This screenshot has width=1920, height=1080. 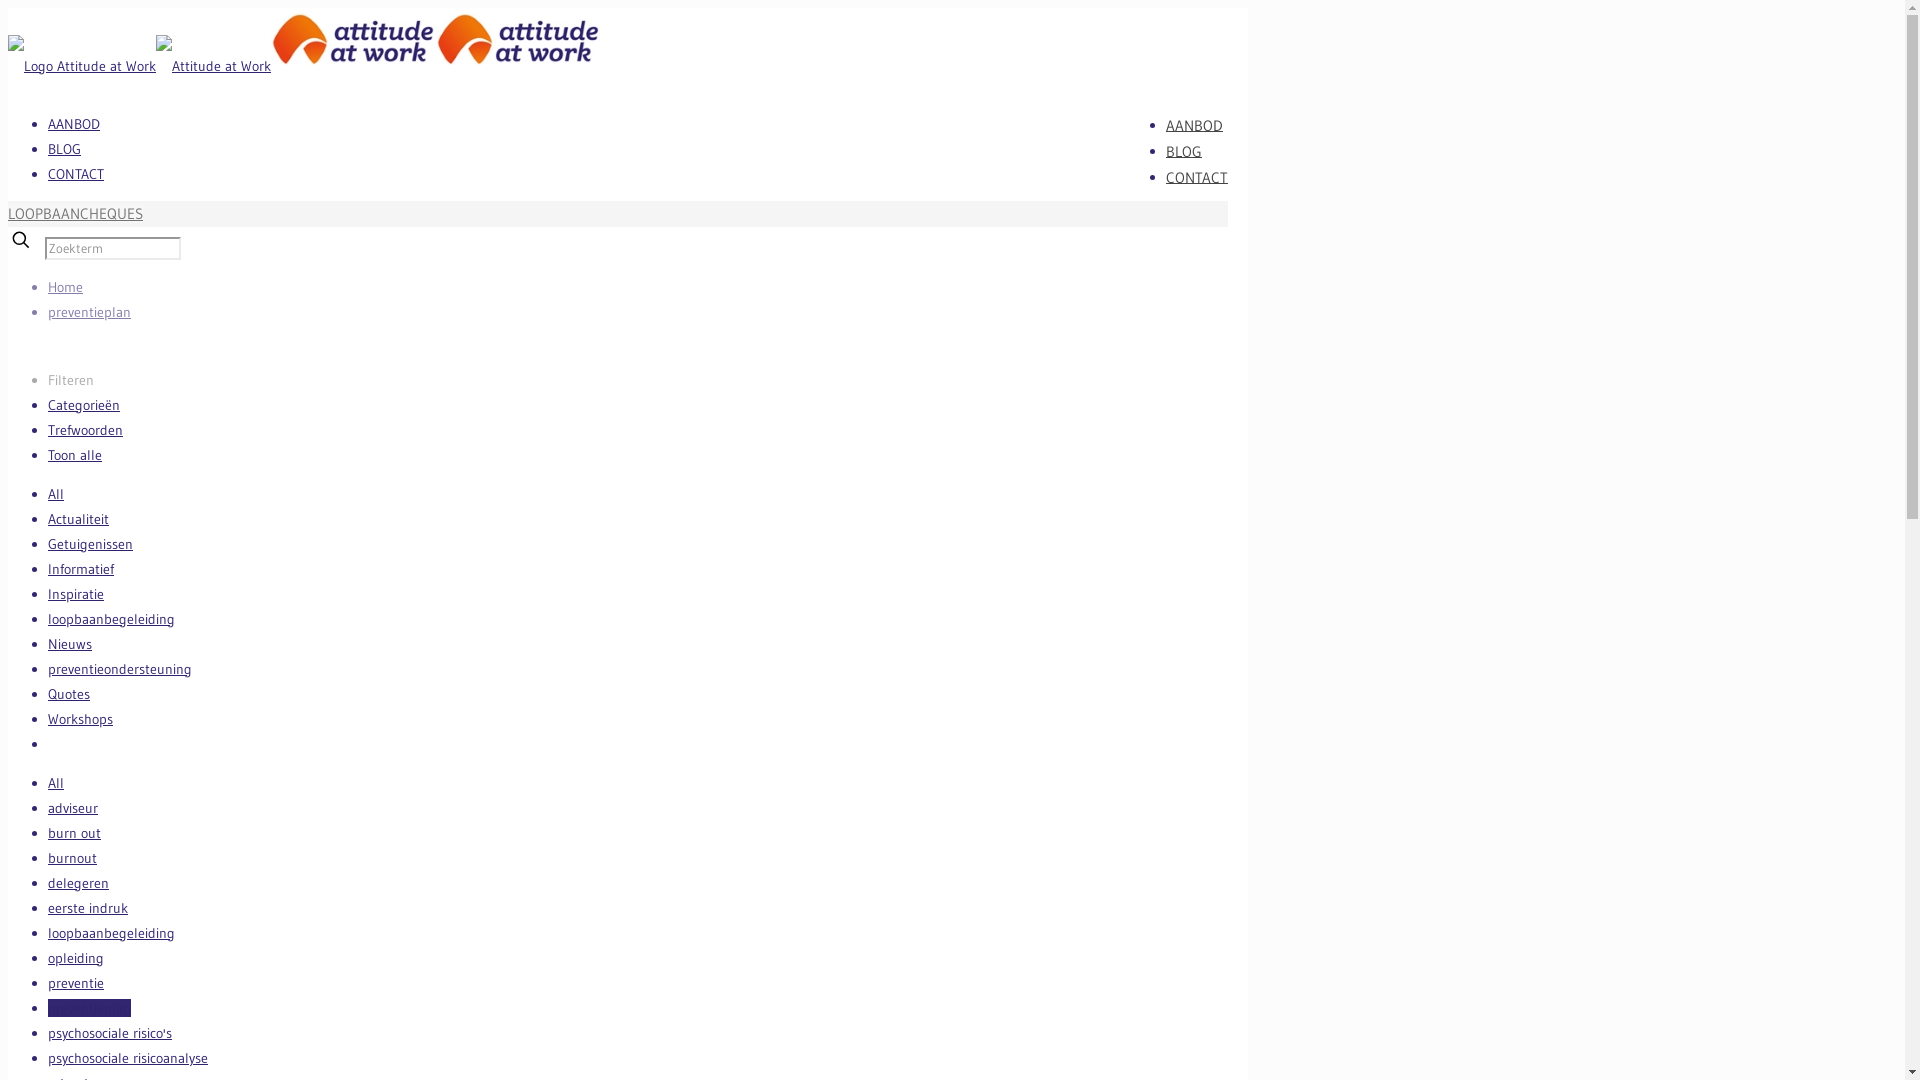 What do you see at coordinates (109, 1033) in the screenshot?
I see `'psychosociale risico's'` at bounding box center [109, 1033].